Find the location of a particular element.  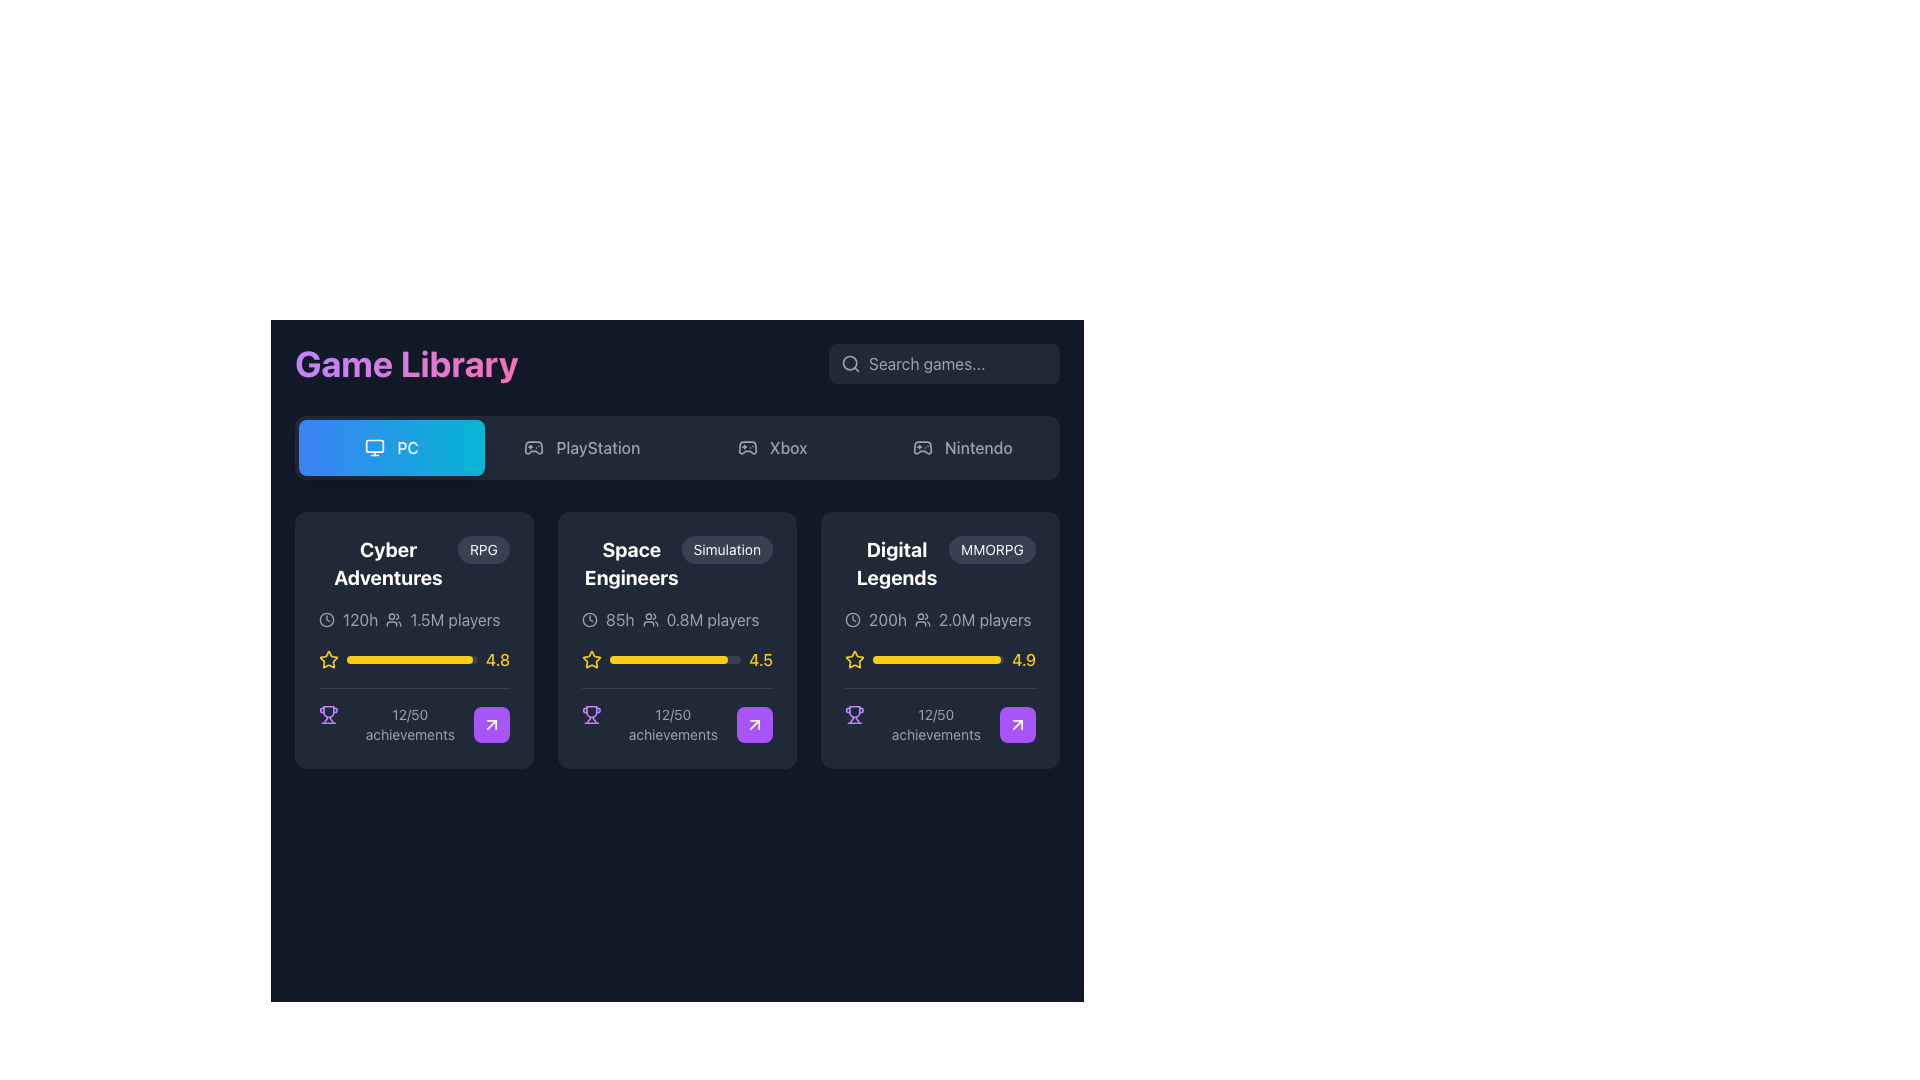

text content from the Text Label displaying the number of players for the game 'Space Engineers', which is located within the card for the game, positioned to the right of '85h' and a player icon is located at coordinates (712, 619).